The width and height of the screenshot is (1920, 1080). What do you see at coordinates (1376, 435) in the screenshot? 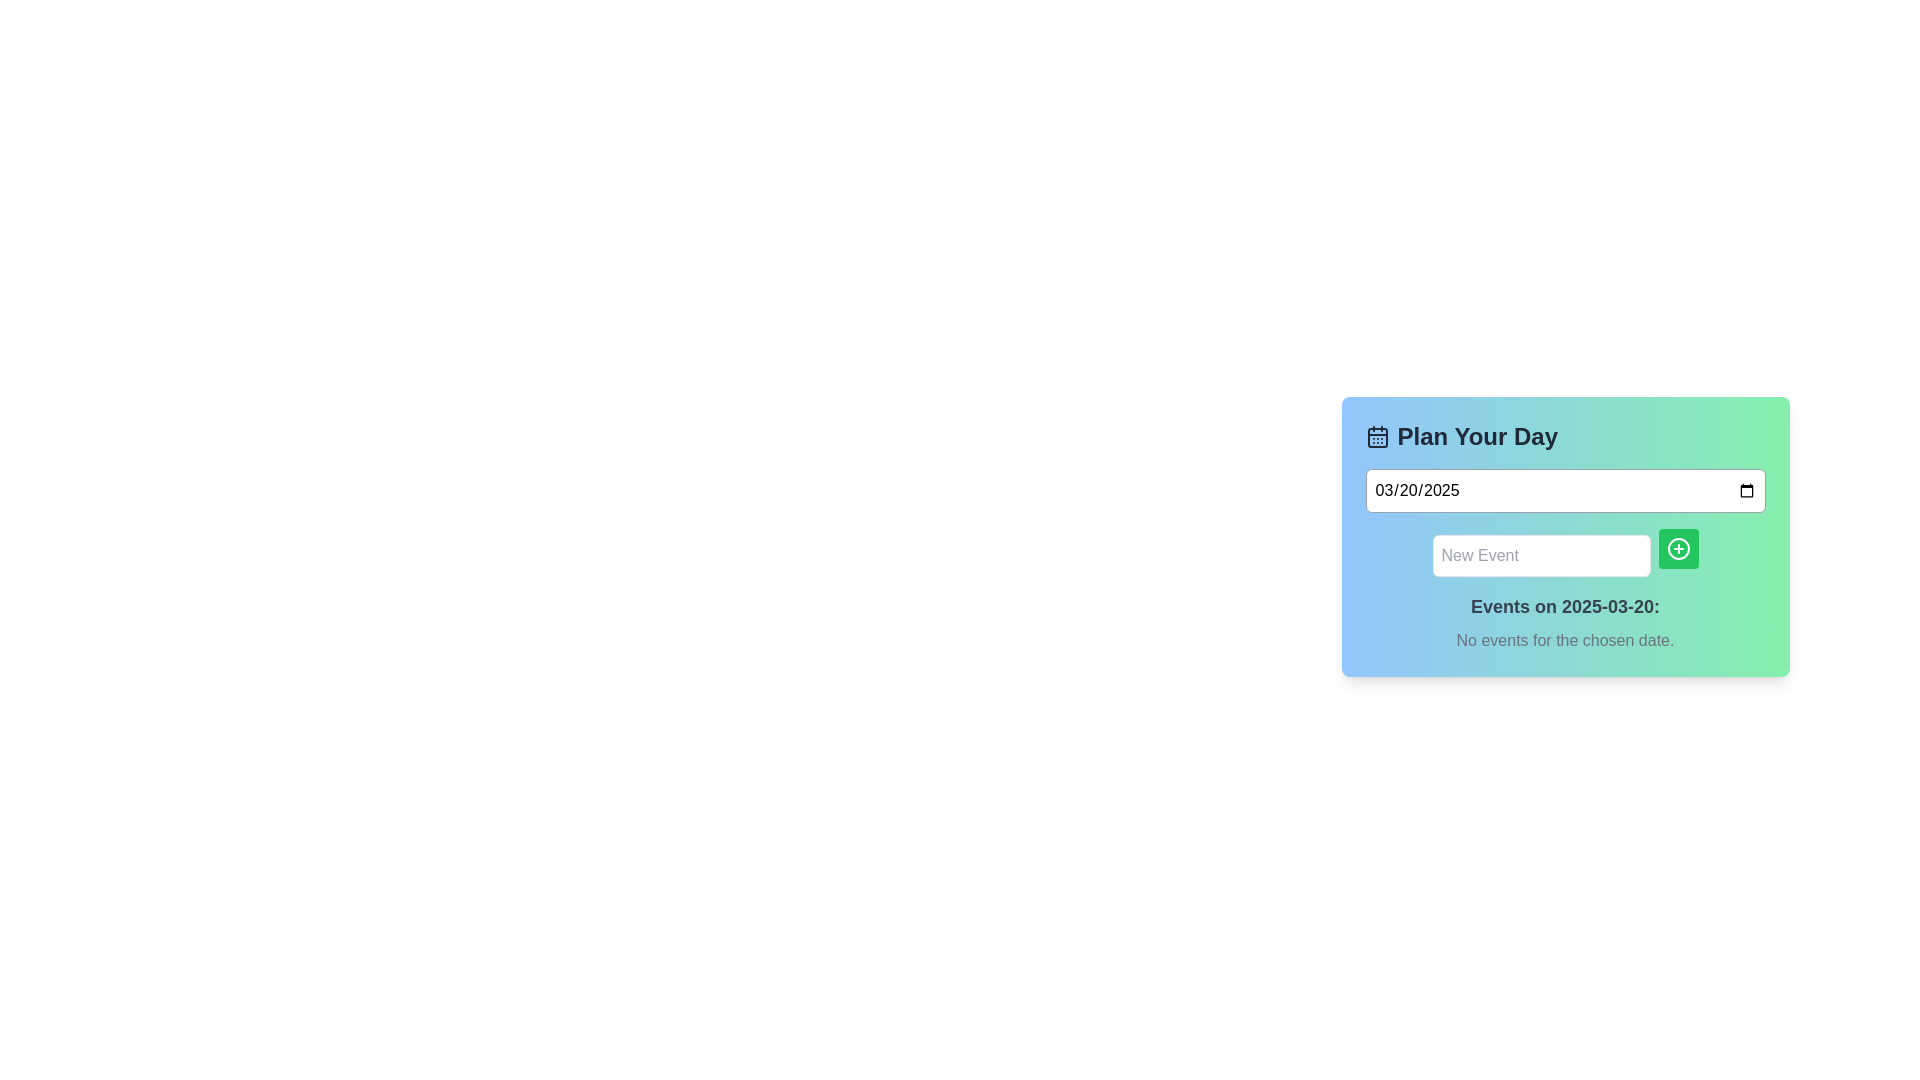
I see `the calendar icon located in the top-left corner of the 'Plan Your Day' section, which serves as a decorative emblem for the calendar application` at bounding box center [1376, 435].